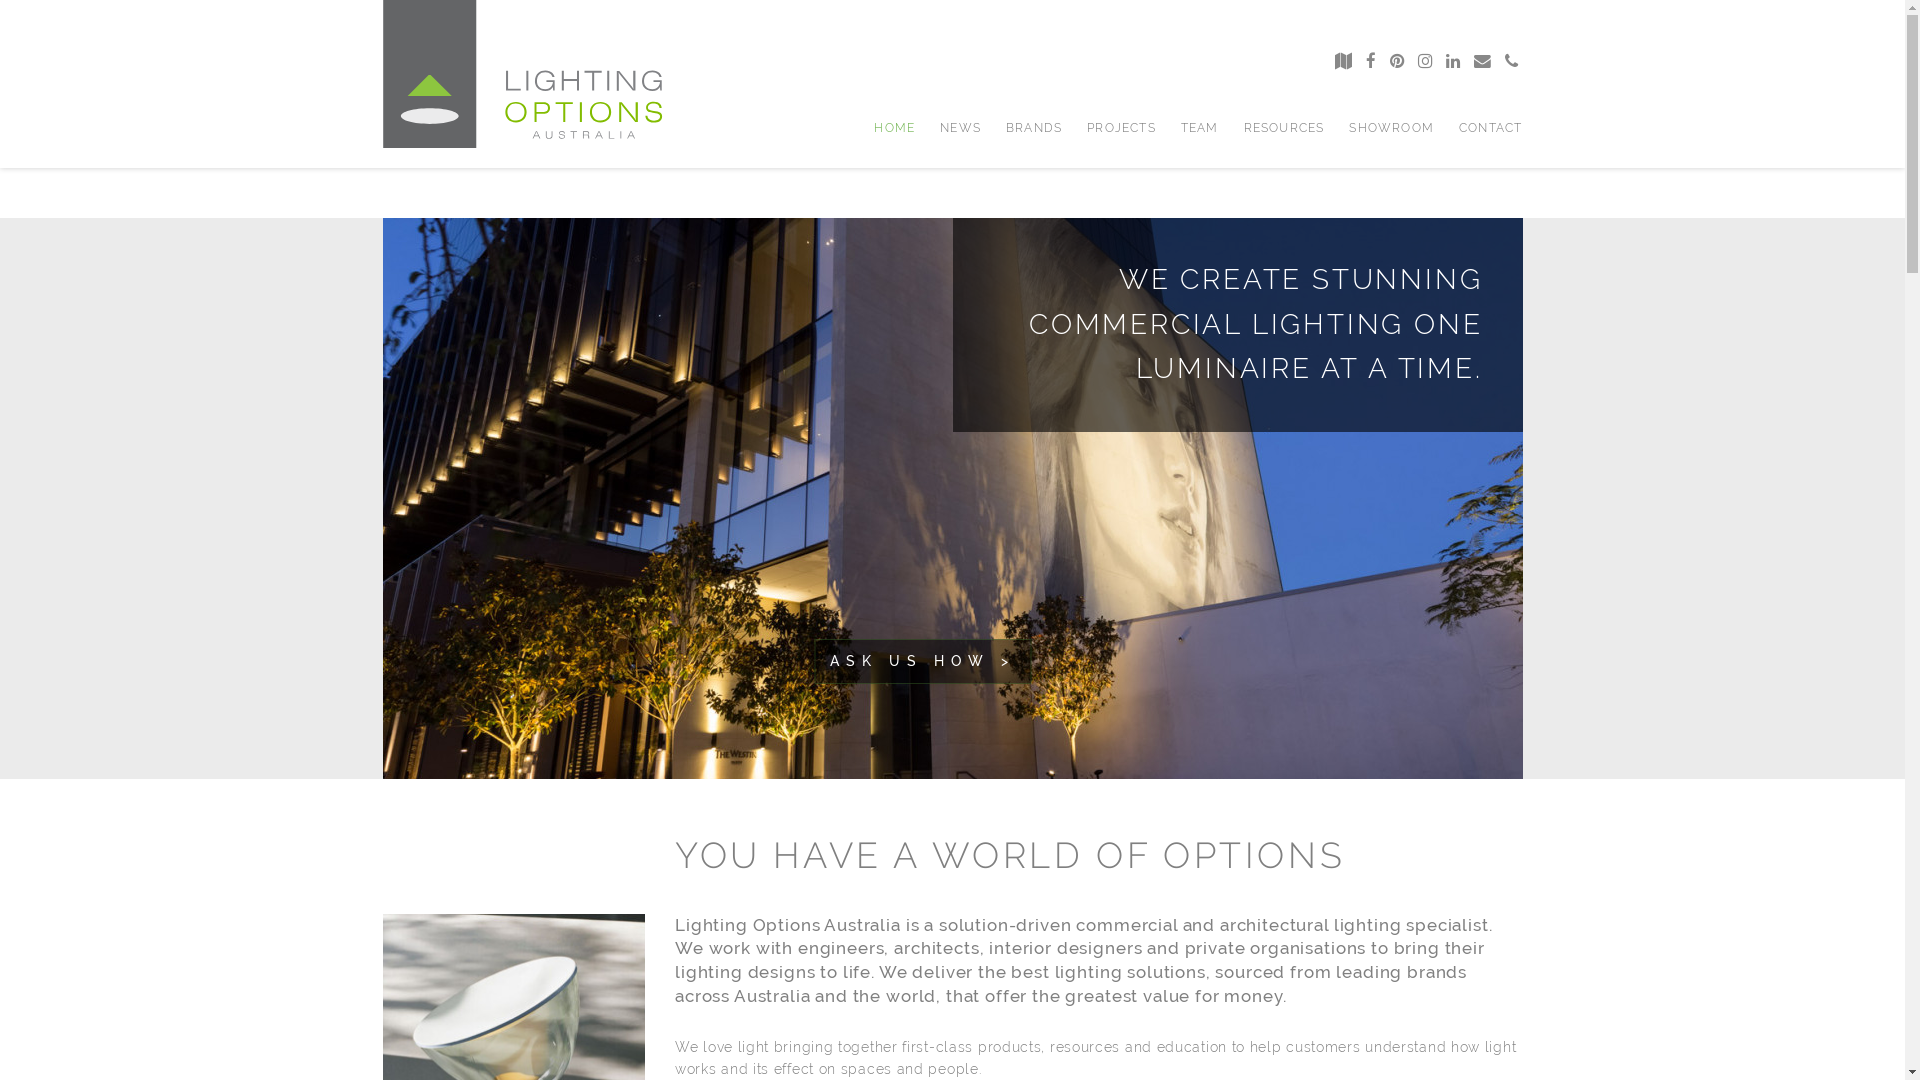 This screenshot has height=1080, width=1920. I want to click on 'BRANDS', so click(1006, 127).